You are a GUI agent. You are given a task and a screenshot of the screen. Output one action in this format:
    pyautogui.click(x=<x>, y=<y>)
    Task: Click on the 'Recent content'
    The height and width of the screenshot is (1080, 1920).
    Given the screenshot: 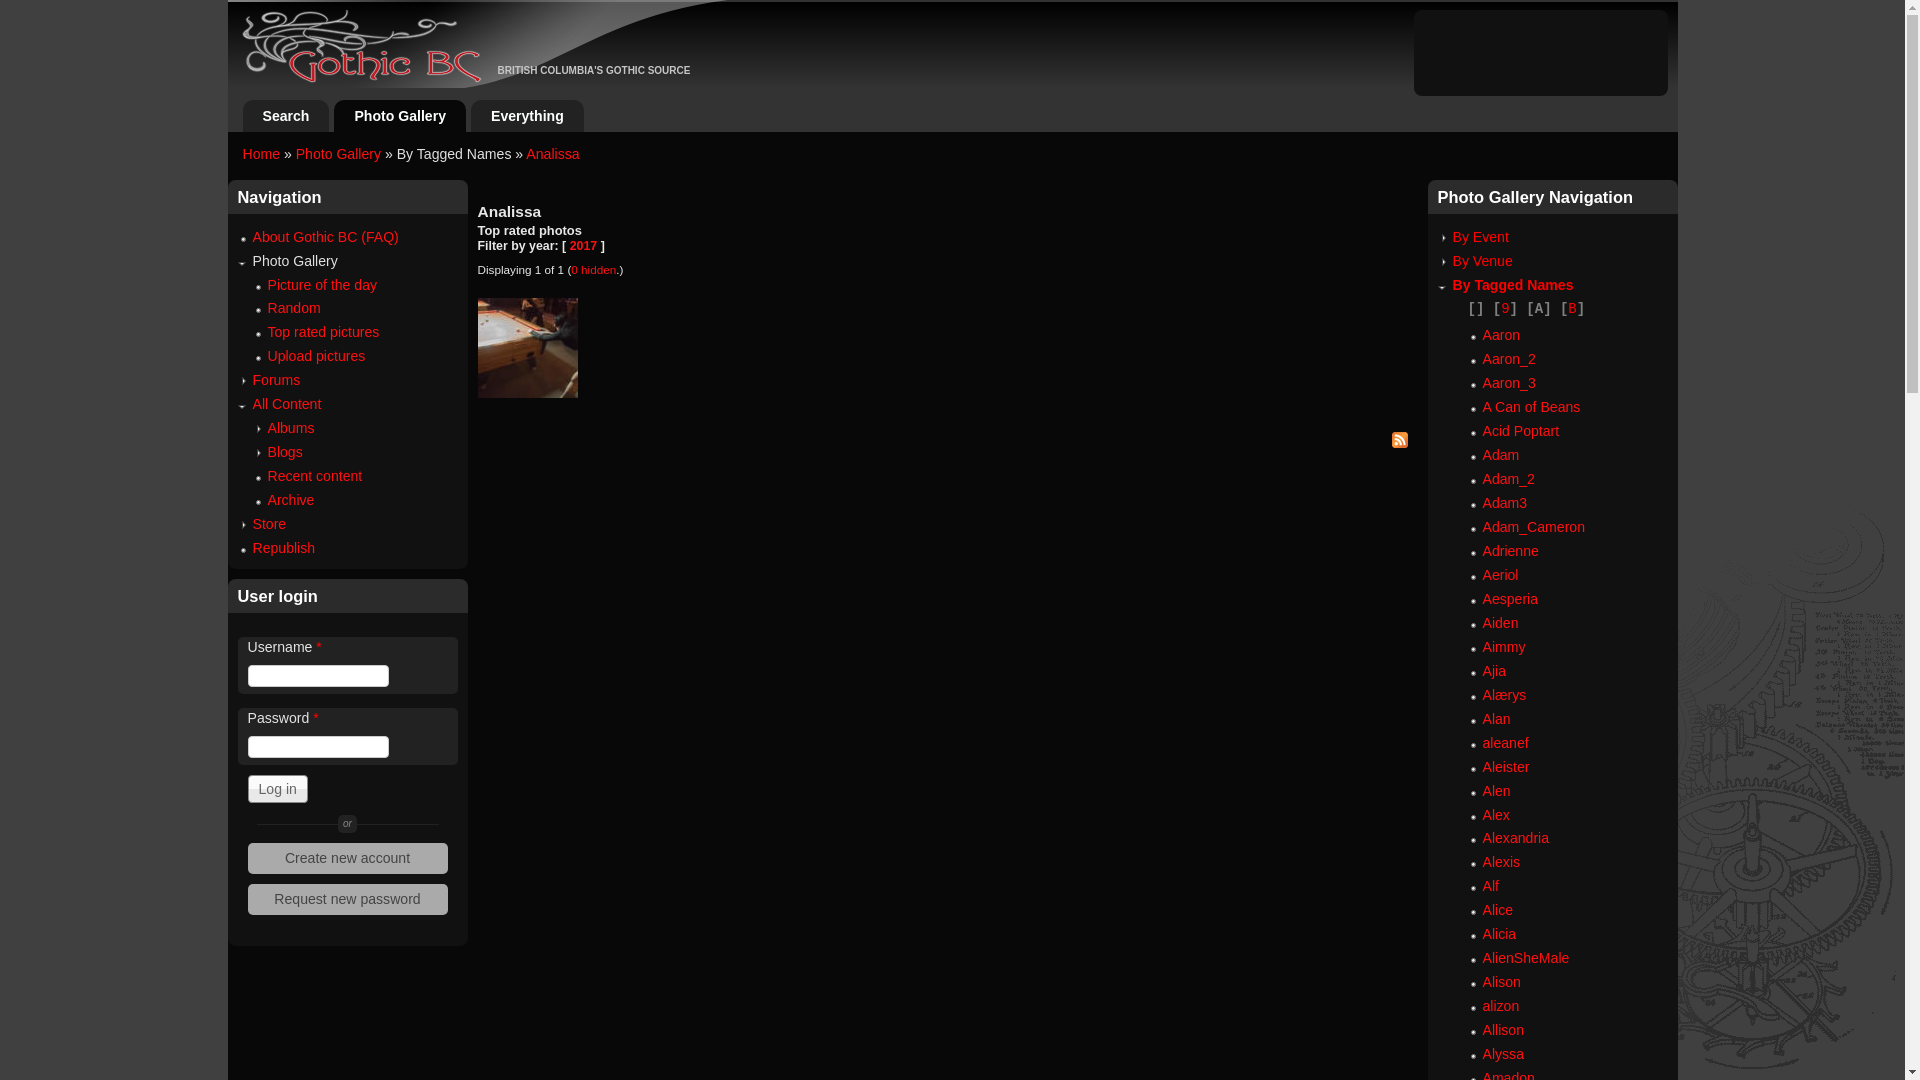 What is the action you would take?
    pyautogui.click(x=314, y=475)
    